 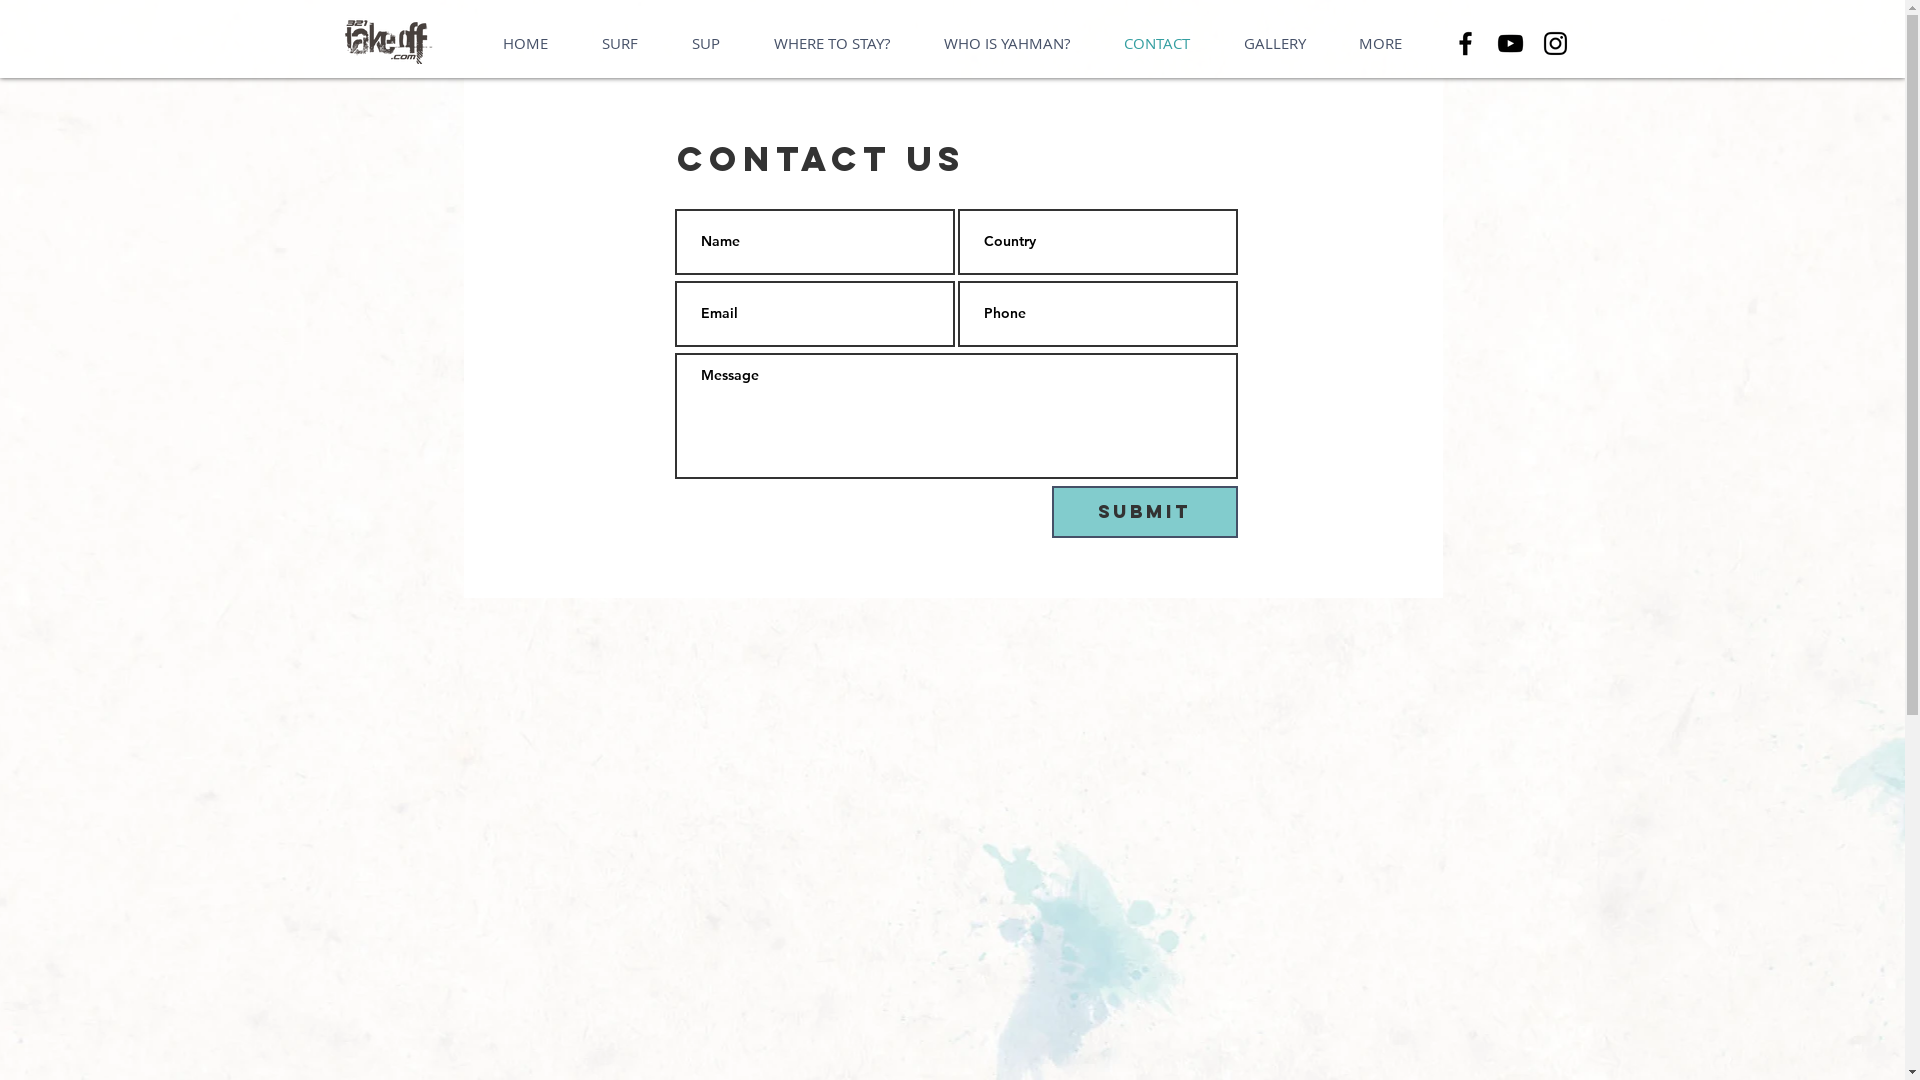 What do you see at coordinates (1379, 43) in the screenshot?
I see `'MORE'` at bounding box center [1379, 43].